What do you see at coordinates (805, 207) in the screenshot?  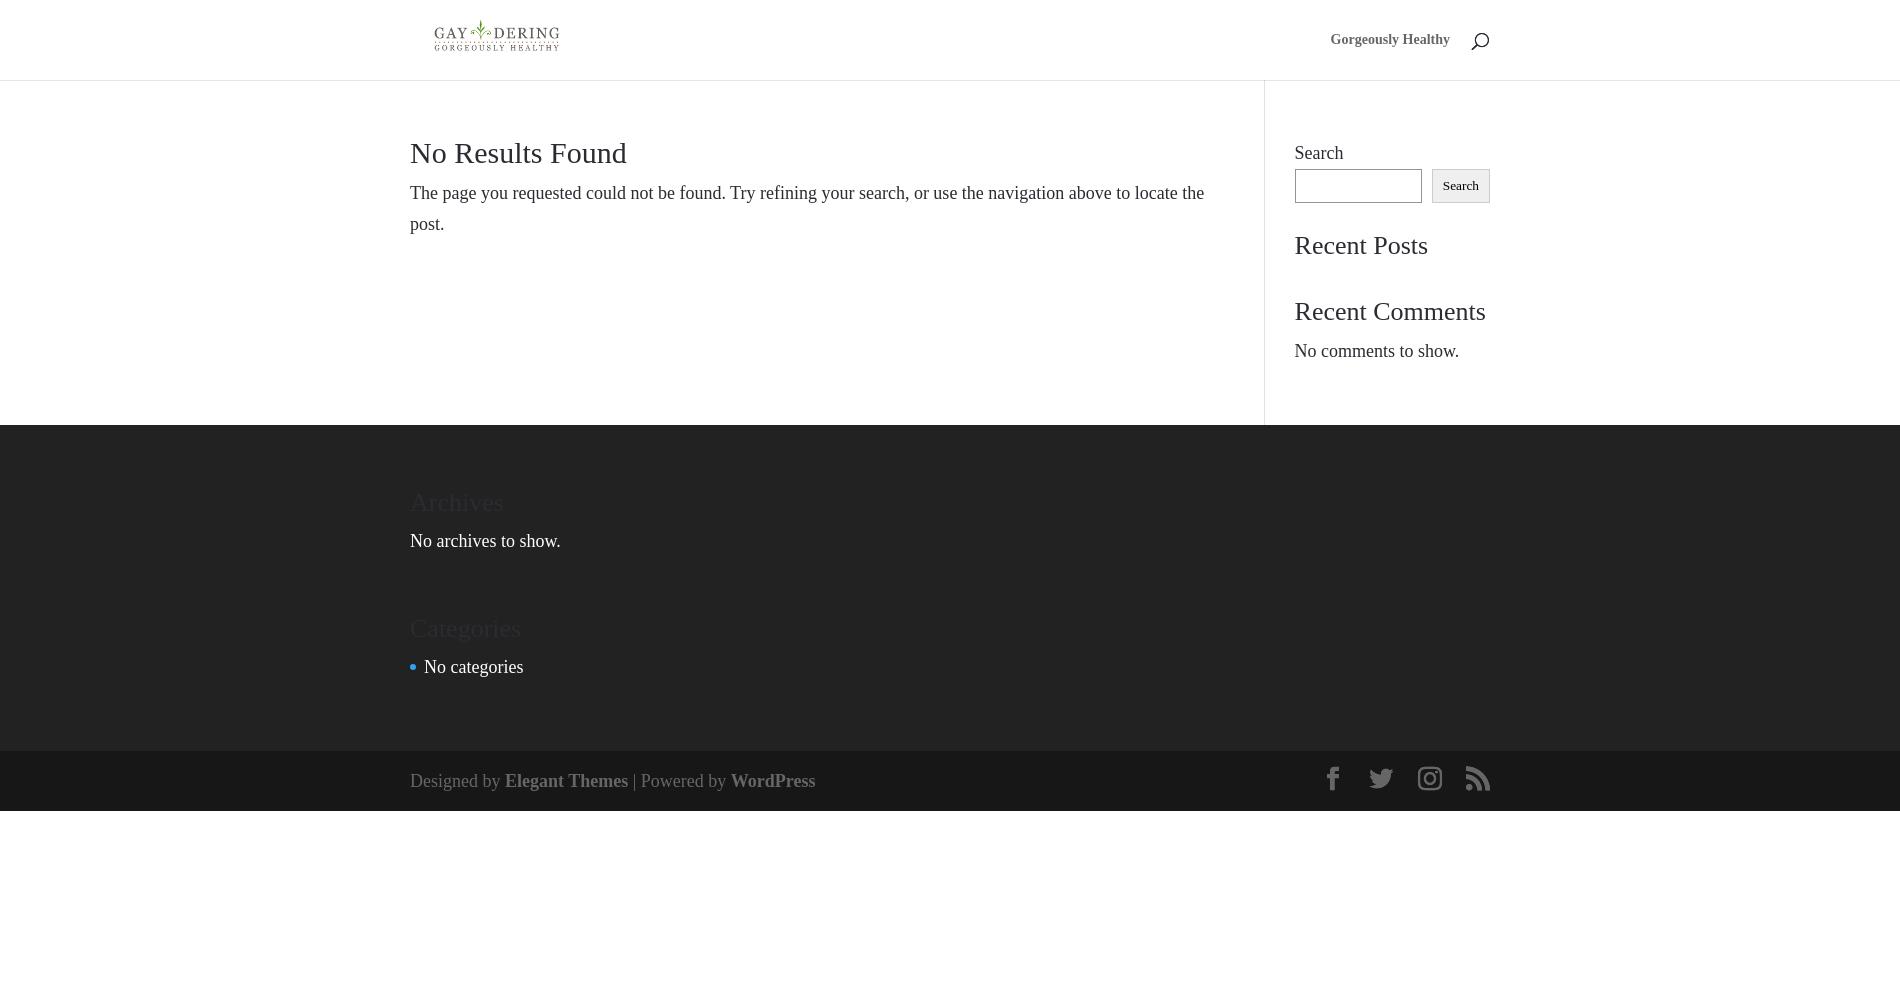 I see `'The page you requested could not be found. Try refining your search, or use the navigation above to locate the post.'` at bounding box center [805, 207].